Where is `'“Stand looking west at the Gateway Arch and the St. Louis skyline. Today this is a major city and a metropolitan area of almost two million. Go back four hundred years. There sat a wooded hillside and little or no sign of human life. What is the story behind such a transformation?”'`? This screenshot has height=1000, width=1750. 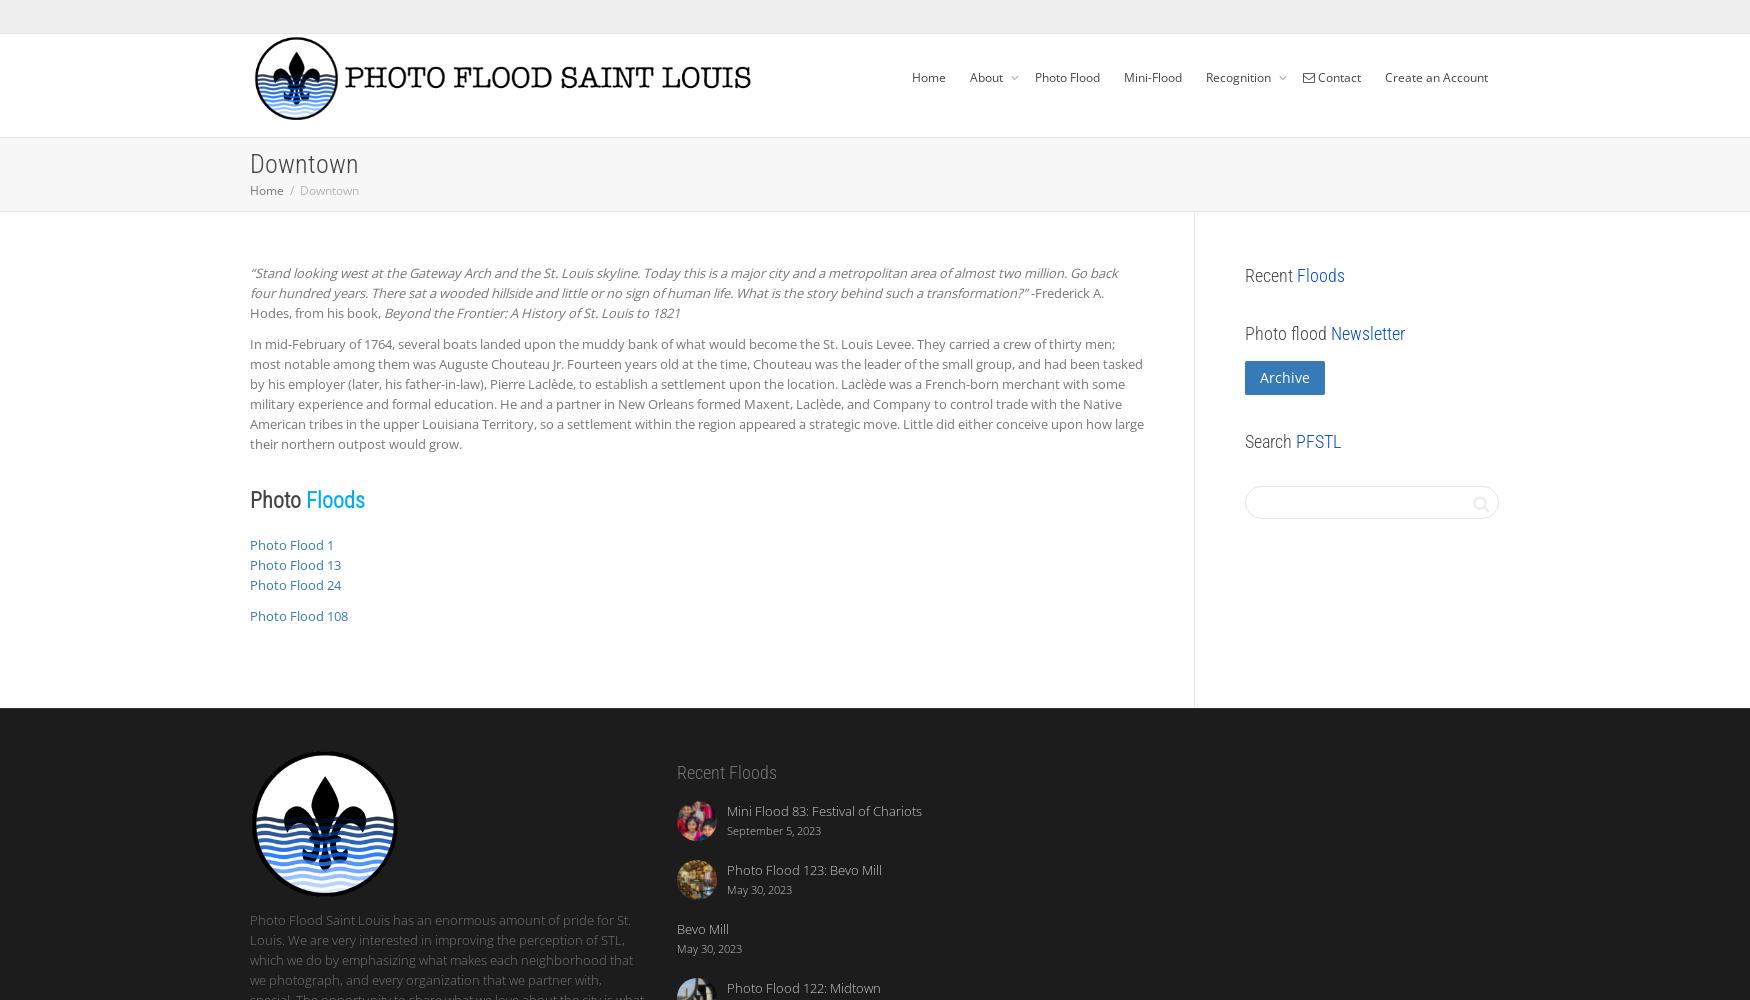
'“Stand looking west at the Gateway Arch and the St. Louis skyline. Today this is a major city and a metropolitan area of almost two million. Go back four hundred years. There sat a wooded hillside and little or no sign of human life. What is the story behind such a transformation?”' is located at coordinates (683, 283).